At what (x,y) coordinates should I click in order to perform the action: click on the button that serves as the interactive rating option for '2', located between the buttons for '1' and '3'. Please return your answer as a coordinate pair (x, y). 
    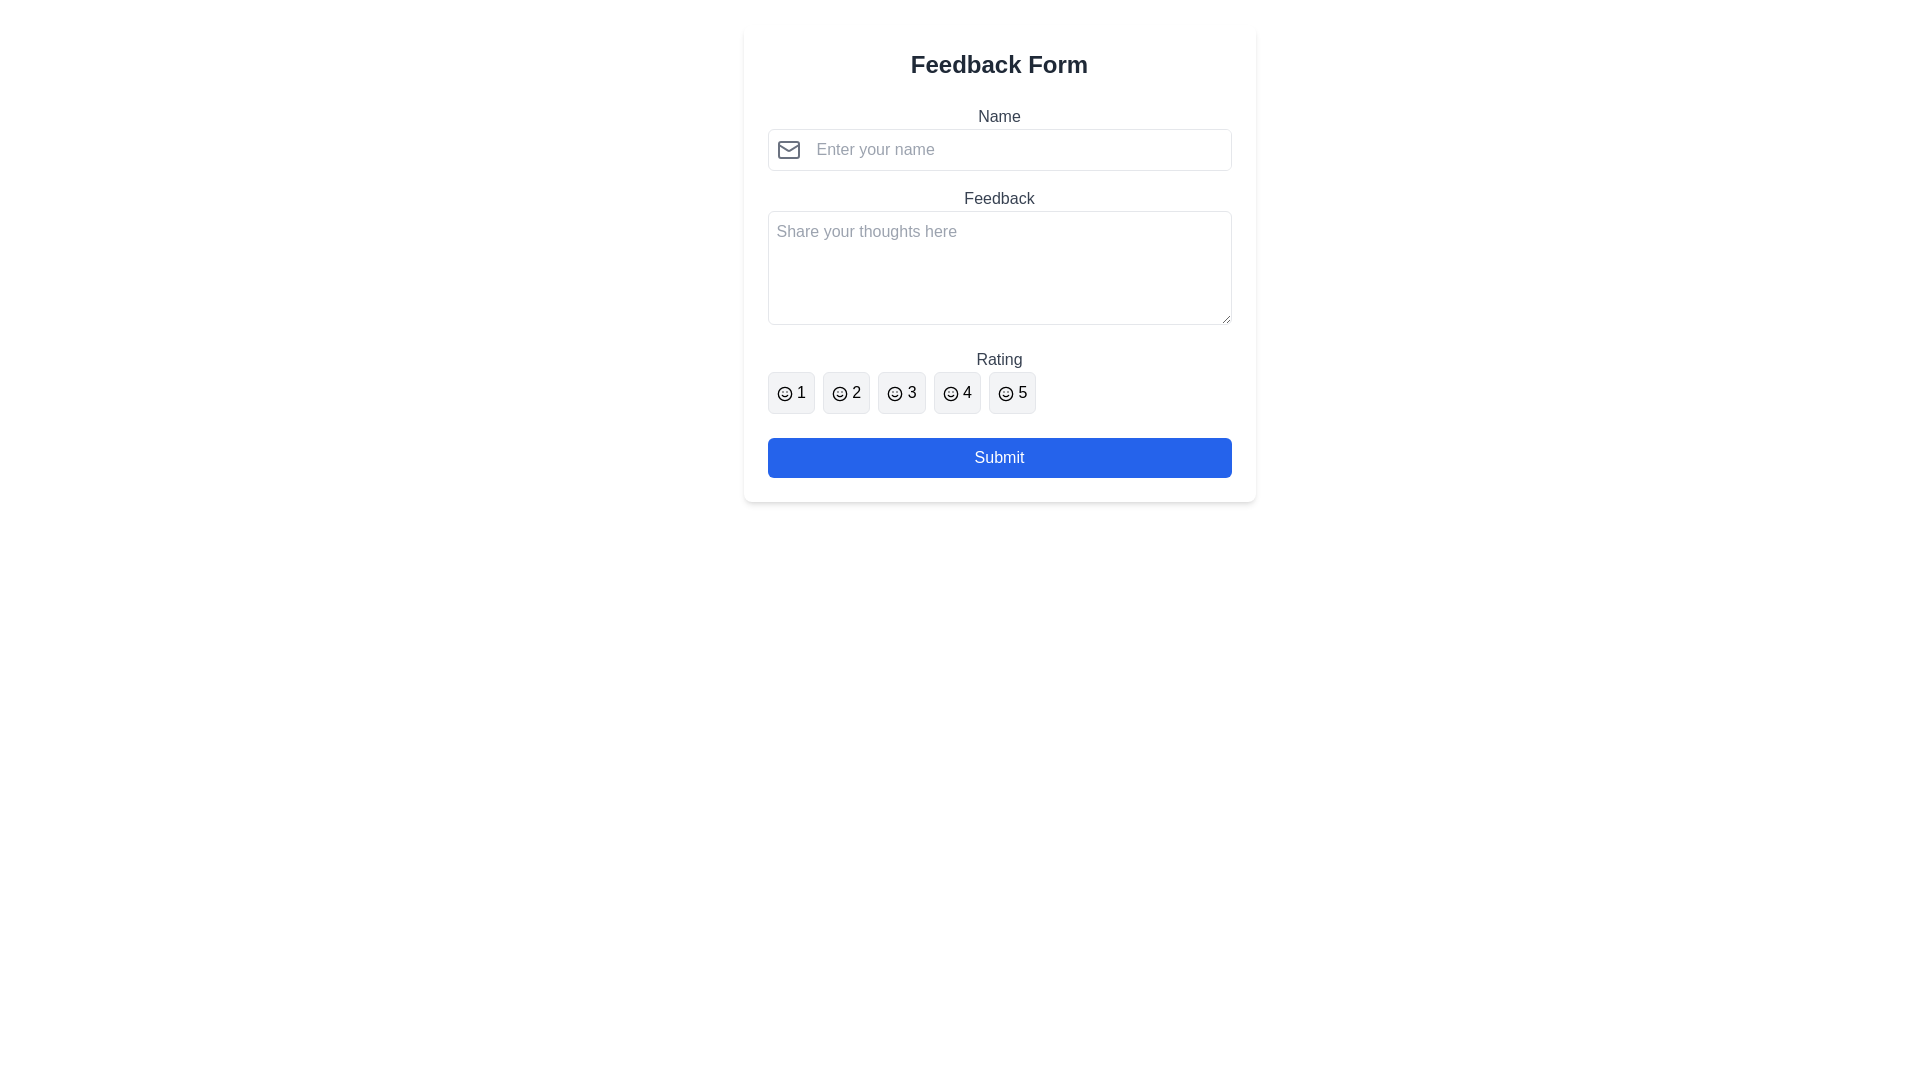
    Looking at the image, I should click on (846, 393).